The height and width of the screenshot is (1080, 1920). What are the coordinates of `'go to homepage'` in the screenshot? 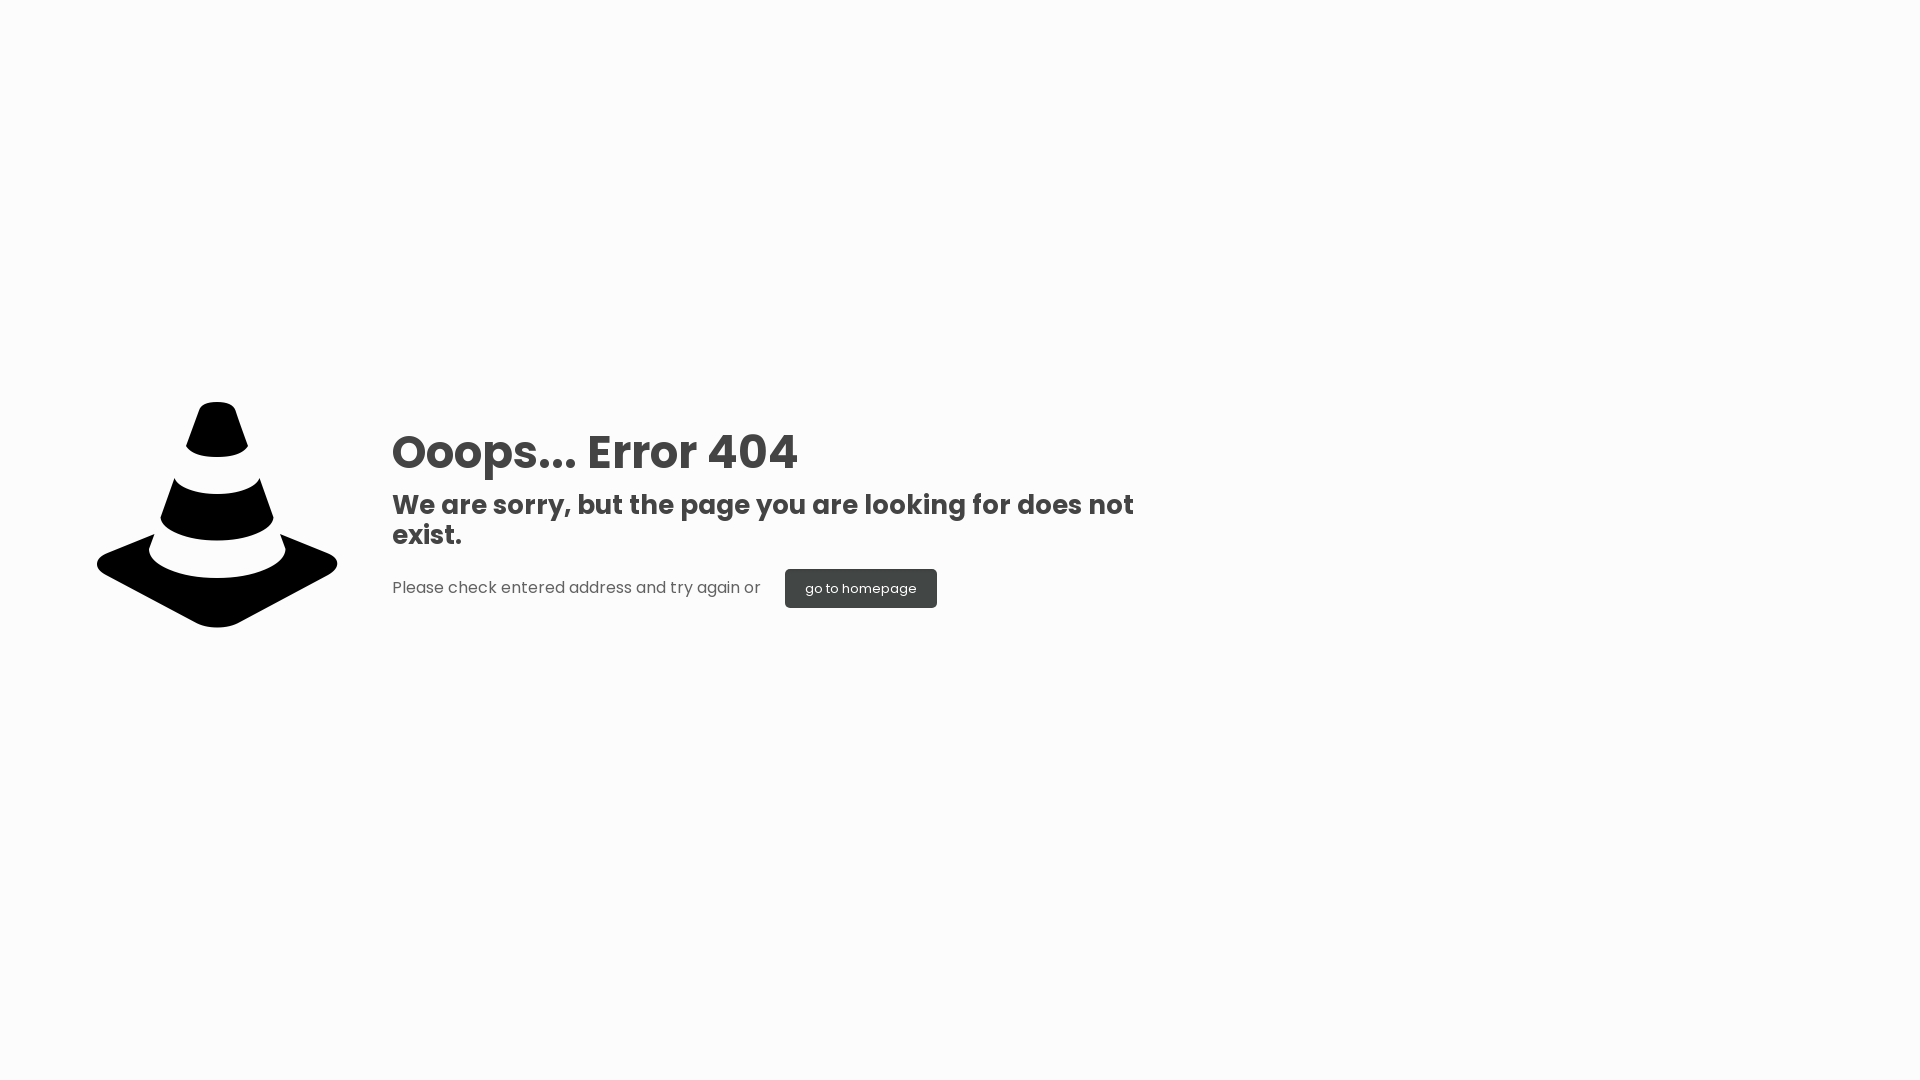 It's located at (784, 587).